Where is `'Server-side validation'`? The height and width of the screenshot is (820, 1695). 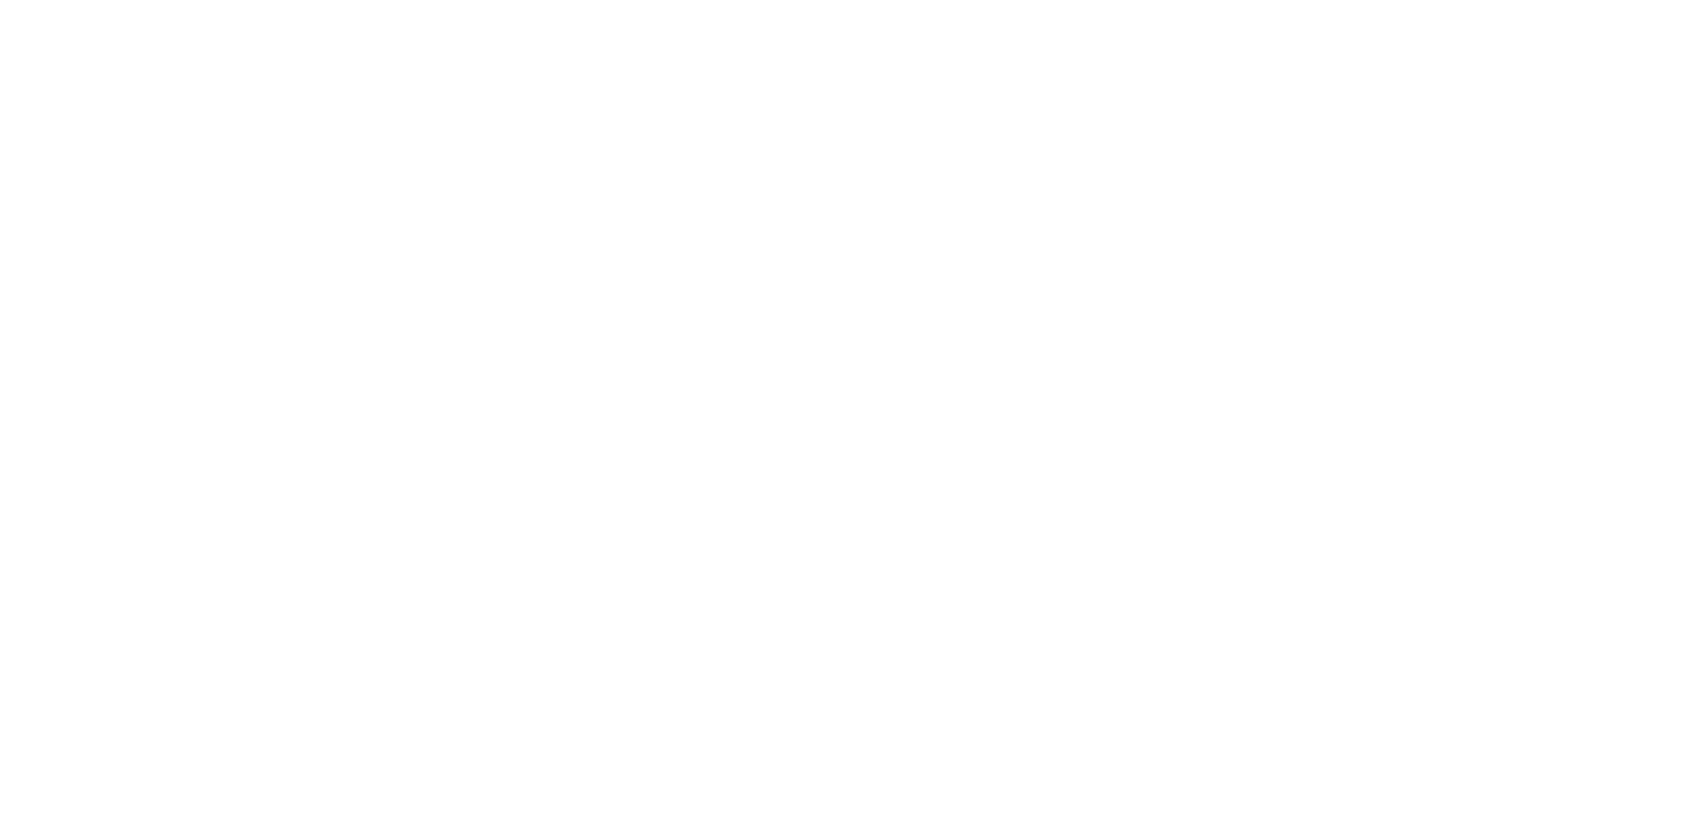 'Server-side validation' is located at coordinates (470, 648).